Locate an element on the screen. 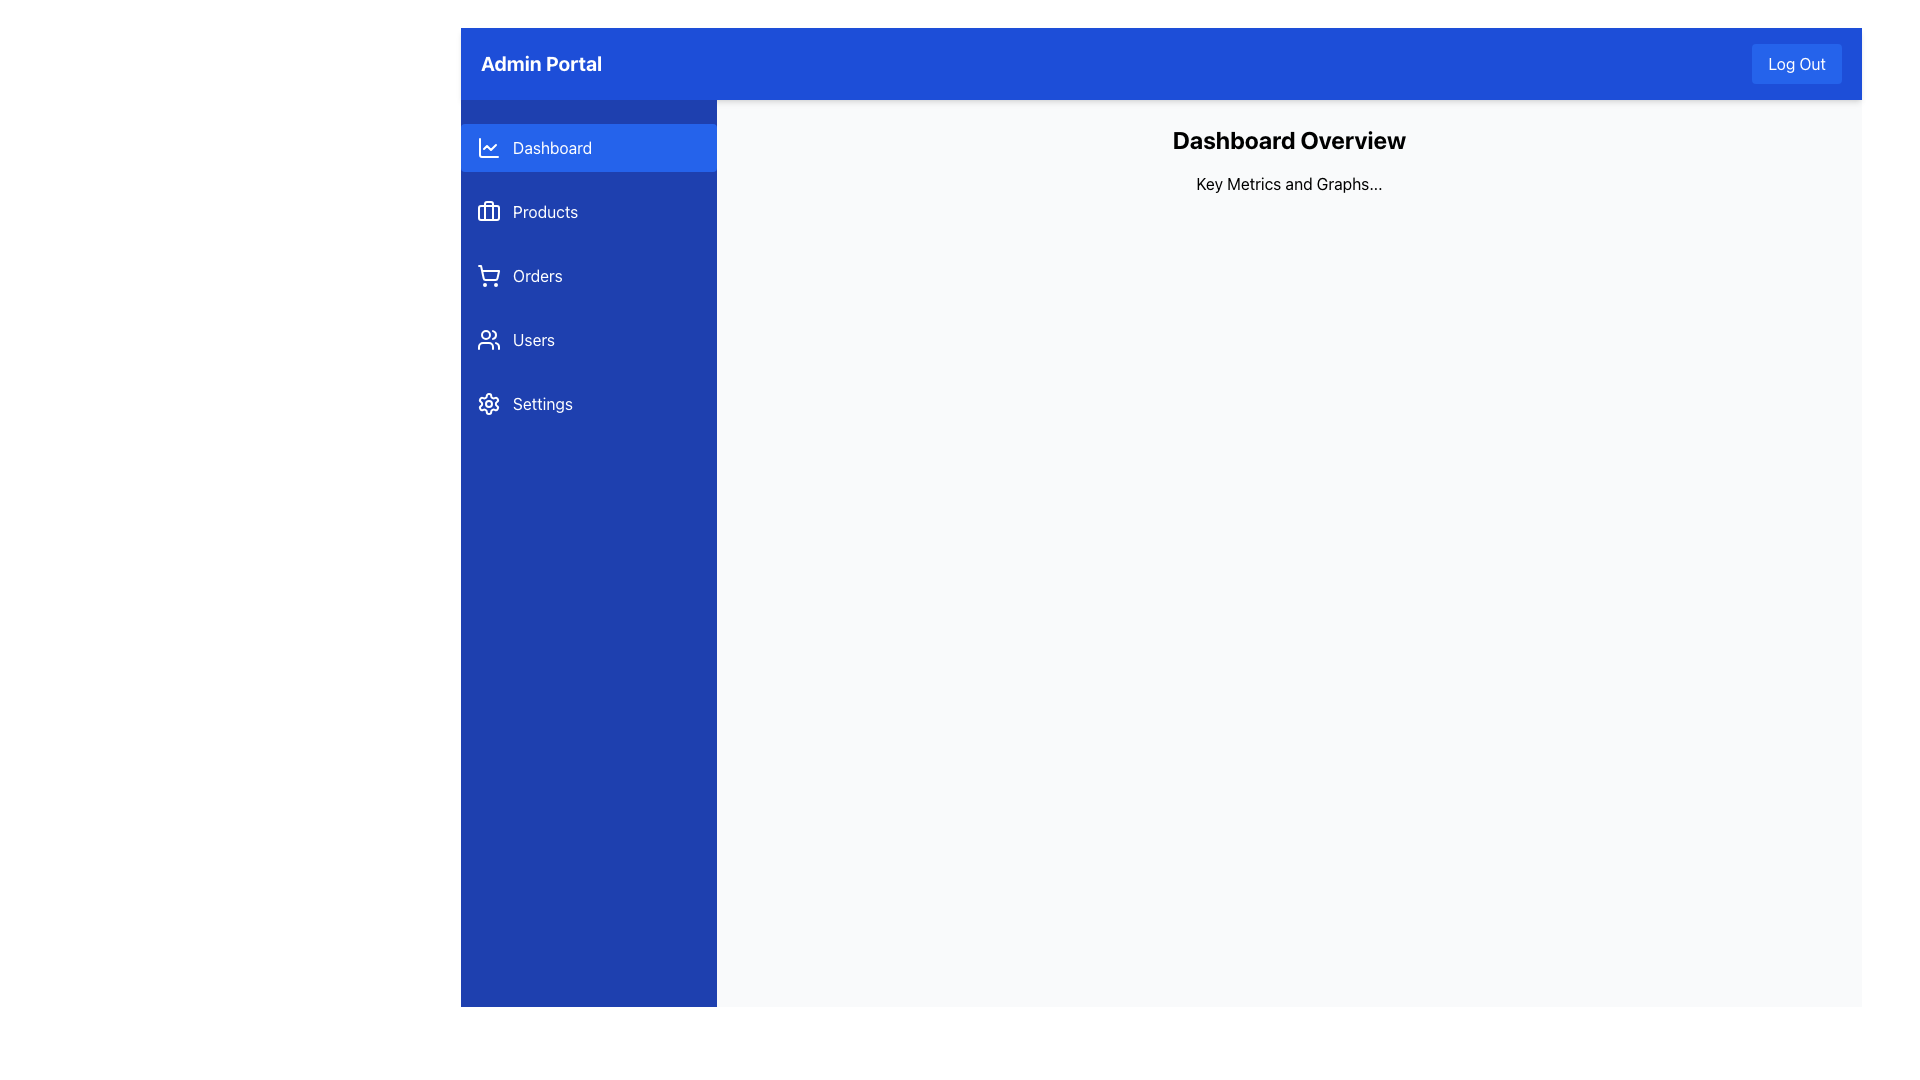  the 'Orders' navigation button located in the vertical menu on the left sidebar is located at coordinates (588, 276).